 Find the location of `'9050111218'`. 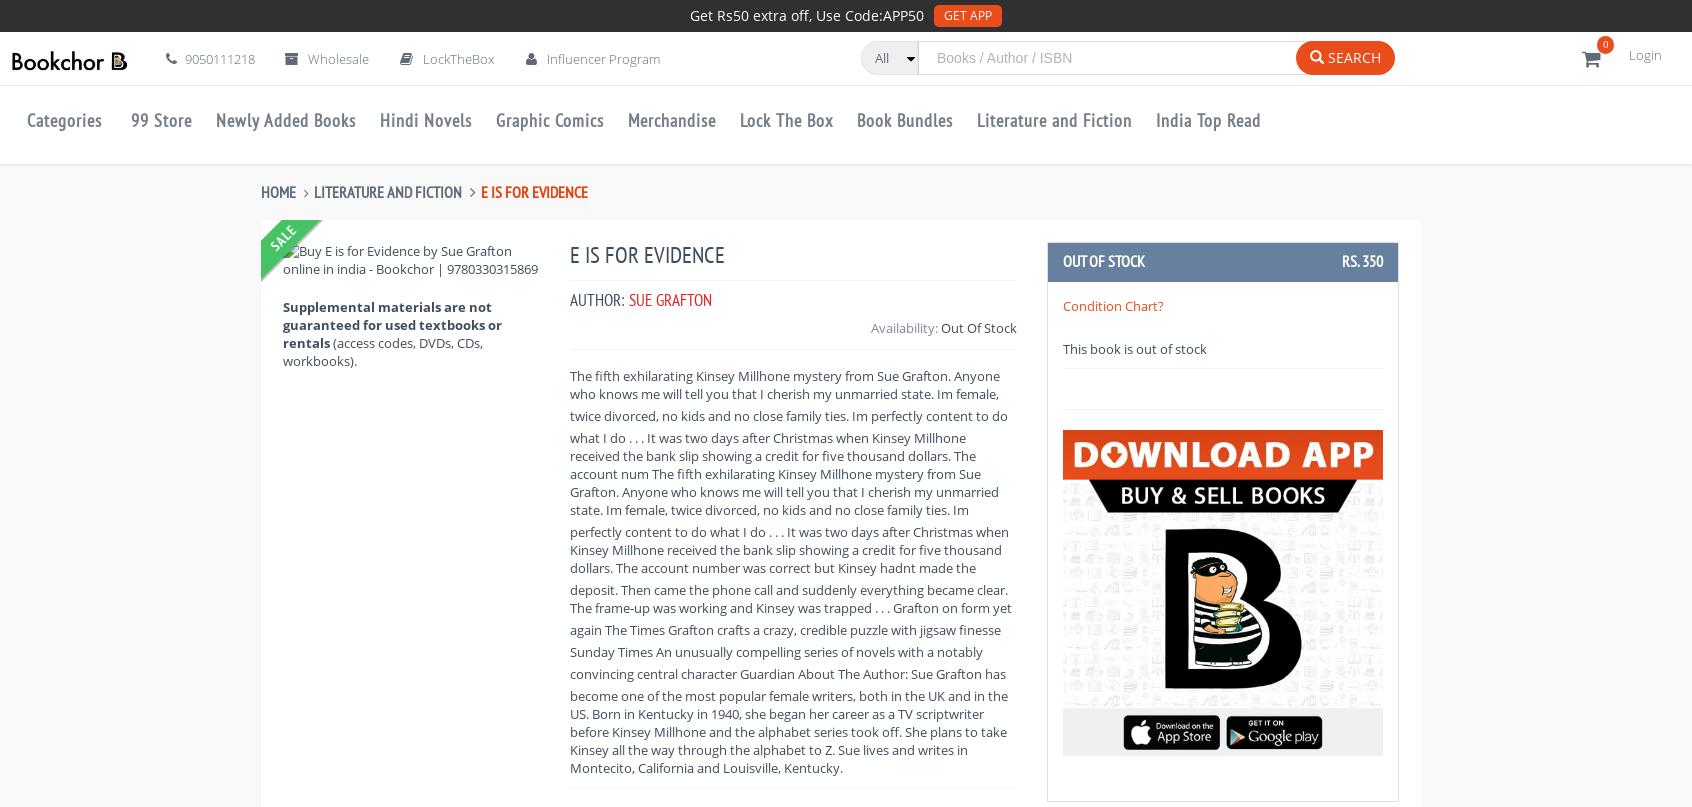

'9050111218' is located at coordinates (218, 58).